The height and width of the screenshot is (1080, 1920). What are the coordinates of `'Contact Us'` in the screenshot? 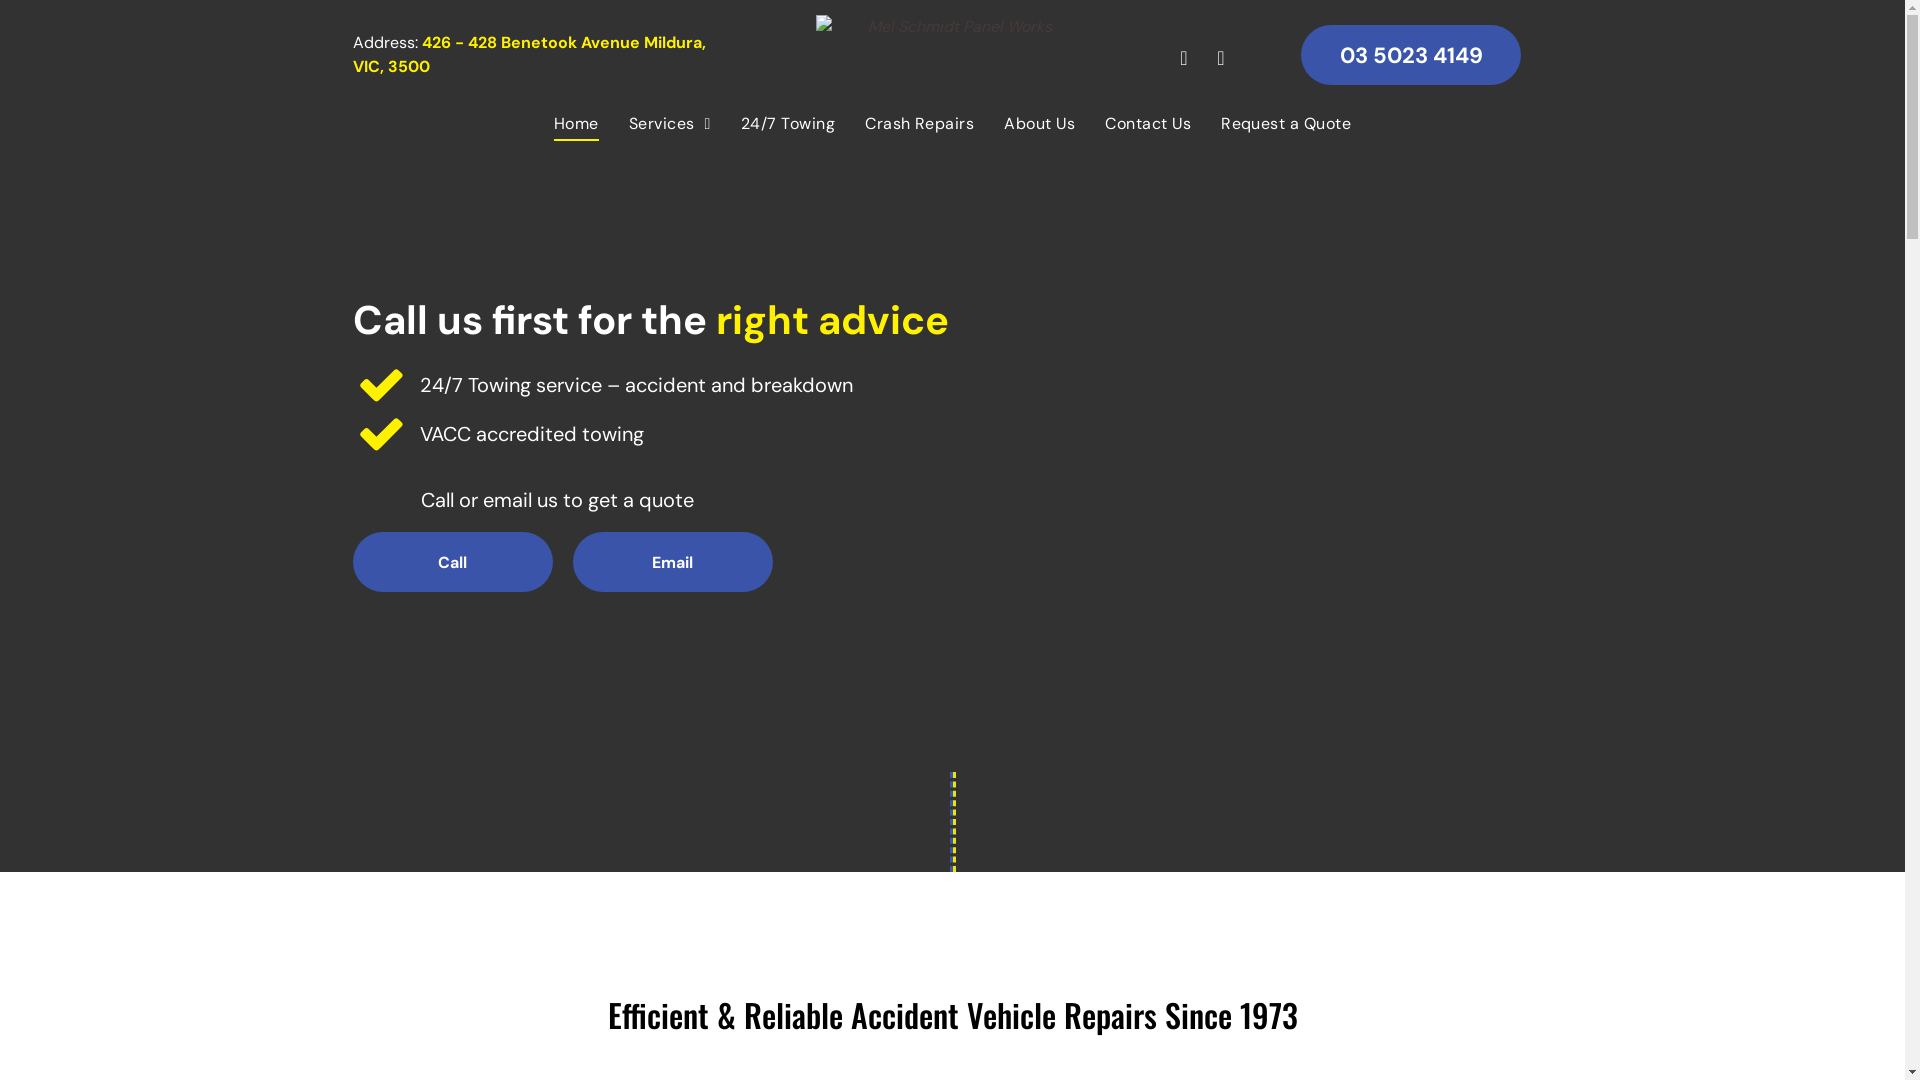 It's located at (1147, 123).